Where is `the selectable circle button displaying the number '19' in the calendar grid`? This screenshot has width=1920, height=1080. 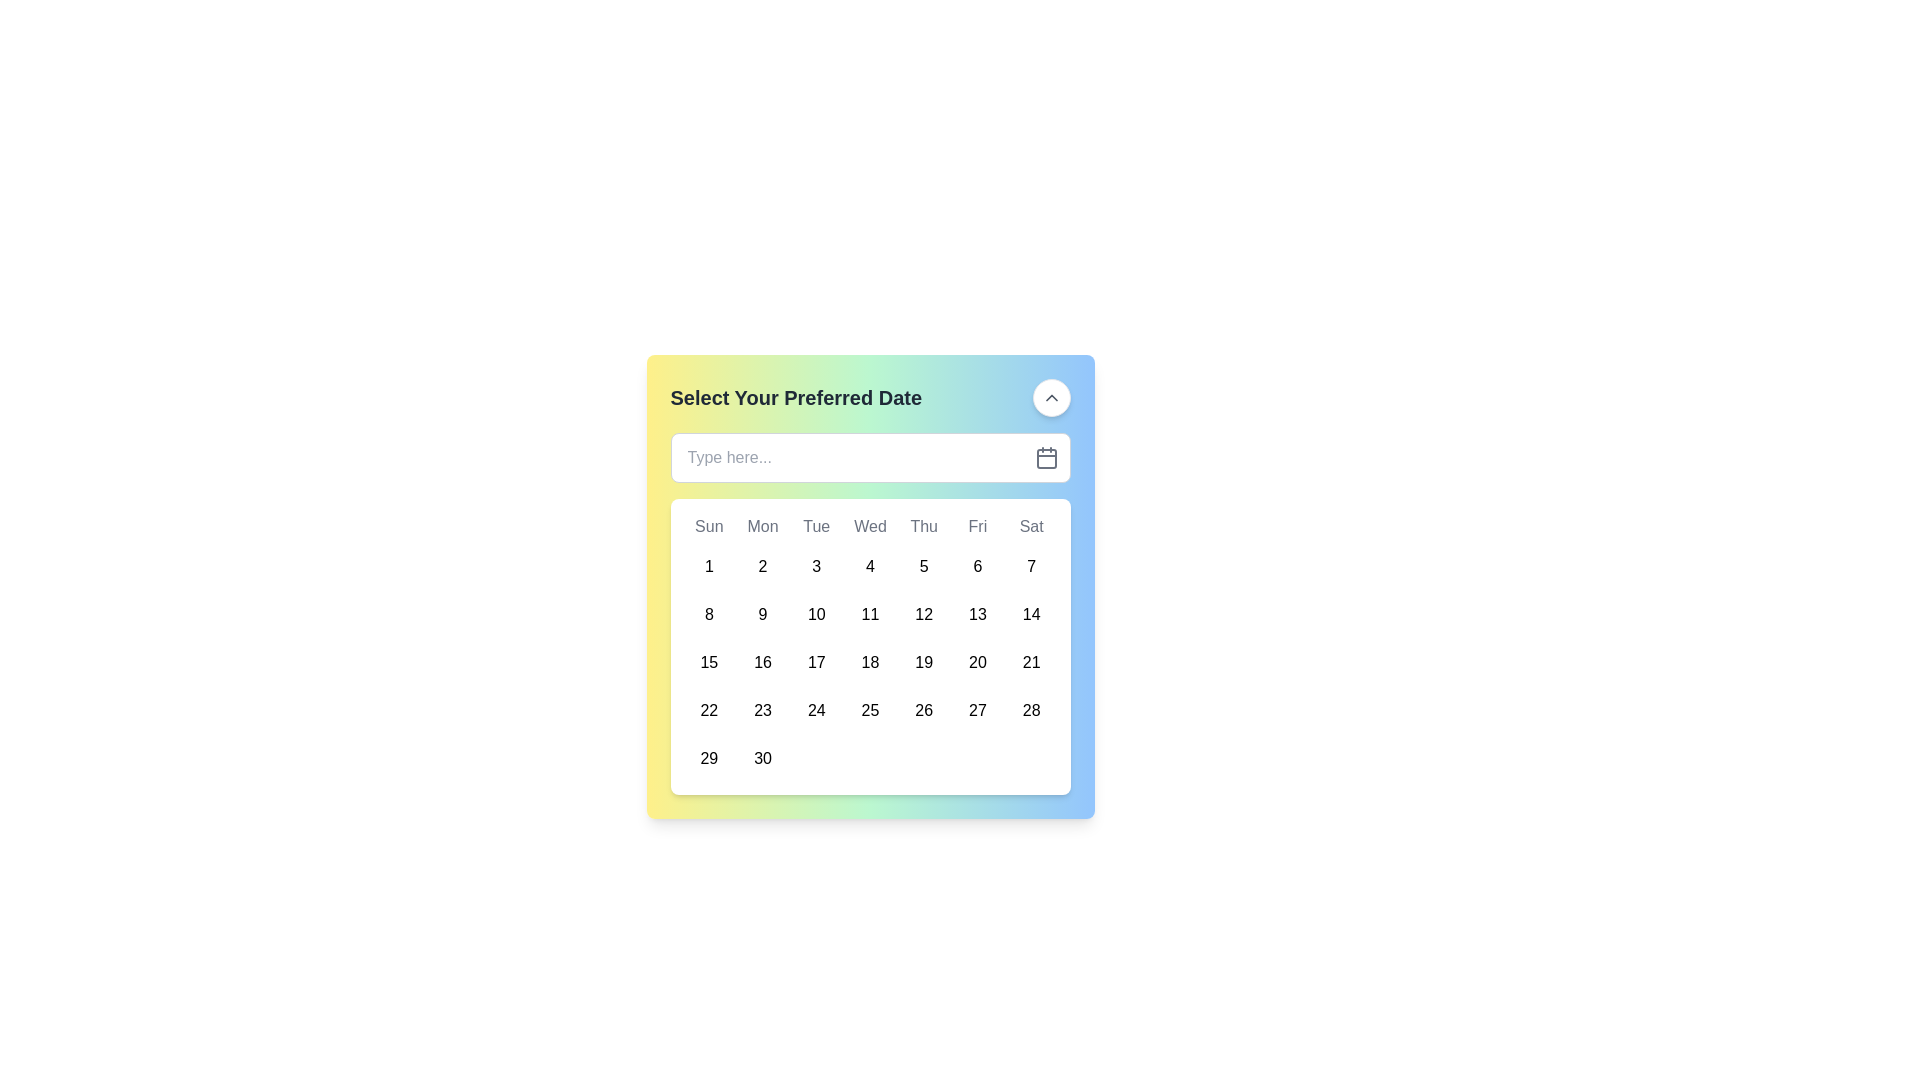 the selectable circle button displaying the number '19' in the calendar grid is located at coordinates (923, 663).